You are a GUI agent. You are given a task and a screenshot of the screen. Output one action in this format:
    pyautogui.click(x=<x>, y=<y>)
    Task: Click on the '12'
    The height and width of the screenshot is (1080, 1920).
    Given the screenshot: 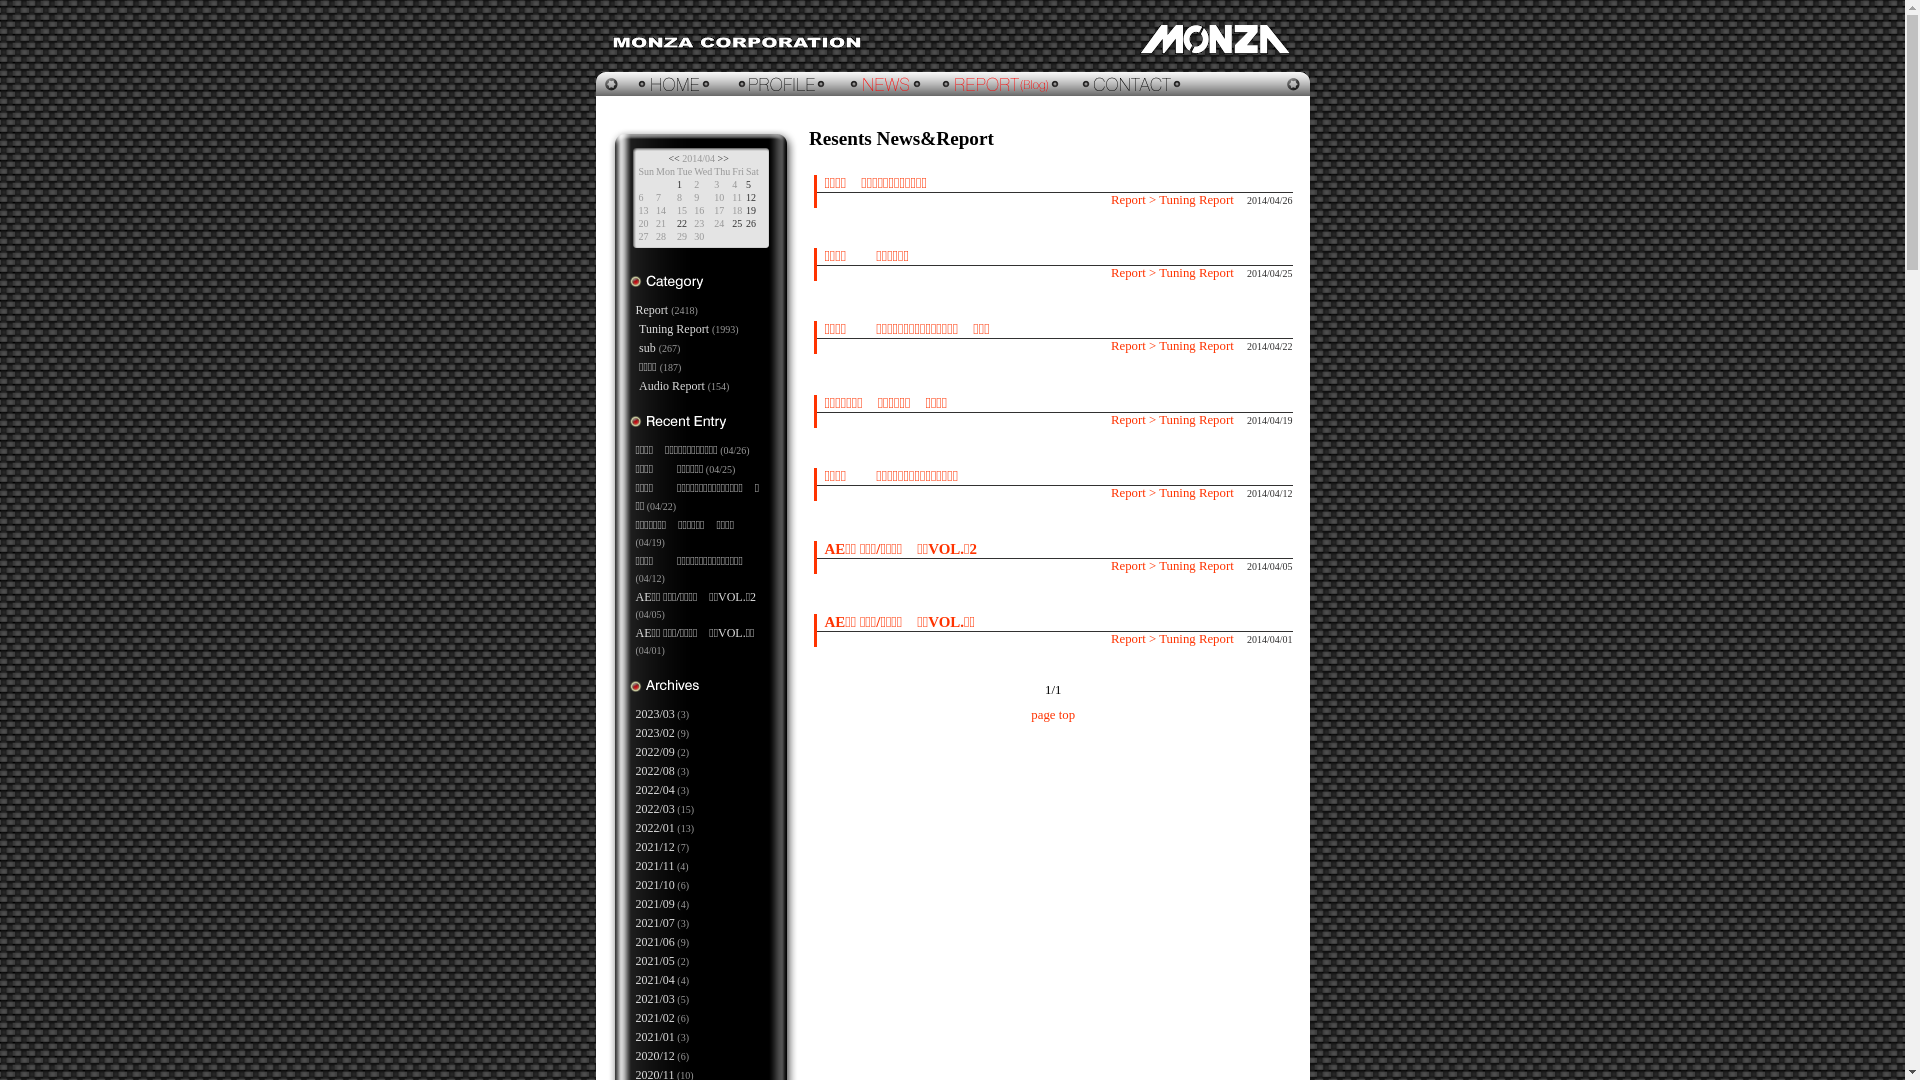 What is the action you would take?
    pyautogui.click(x=744, y=197)
    